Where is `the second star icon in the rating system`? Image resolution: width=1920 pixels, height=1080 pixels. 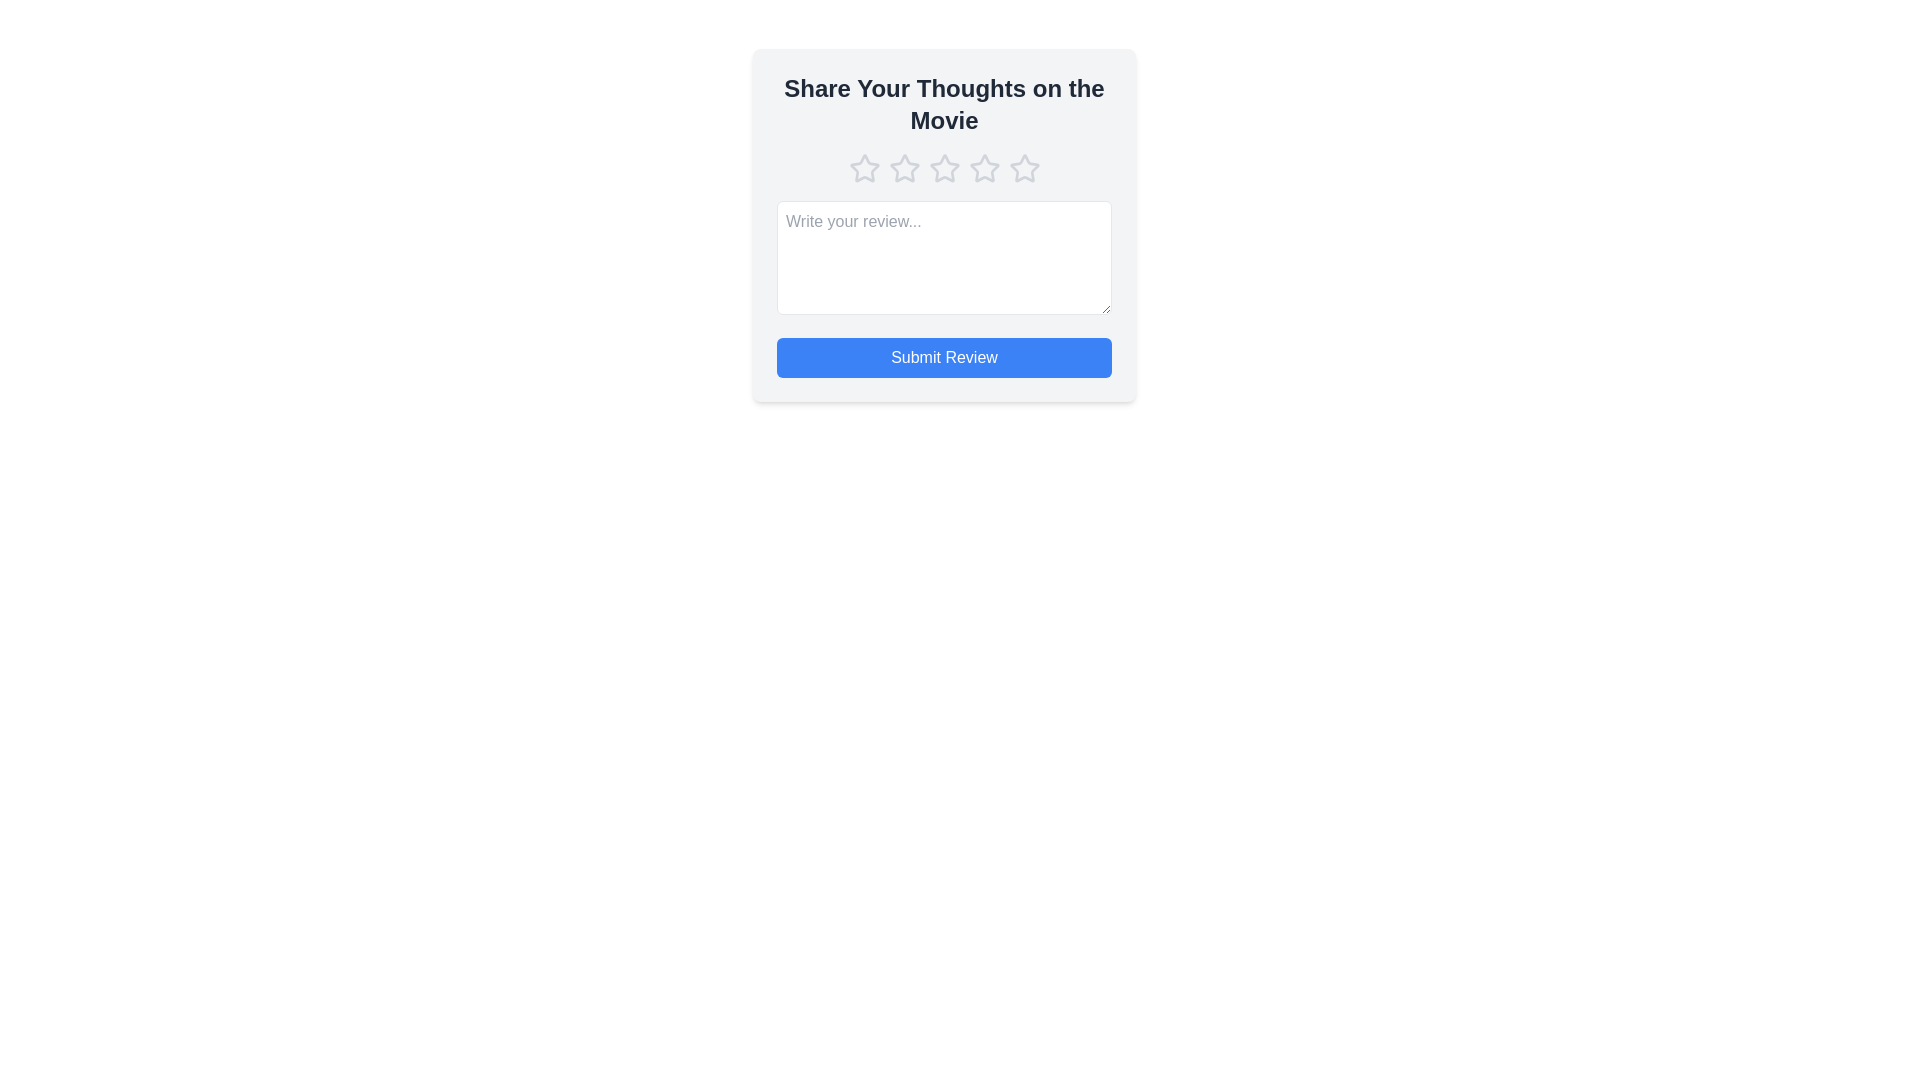
the second star icon in the rating system is located at coordinates (903, 167).